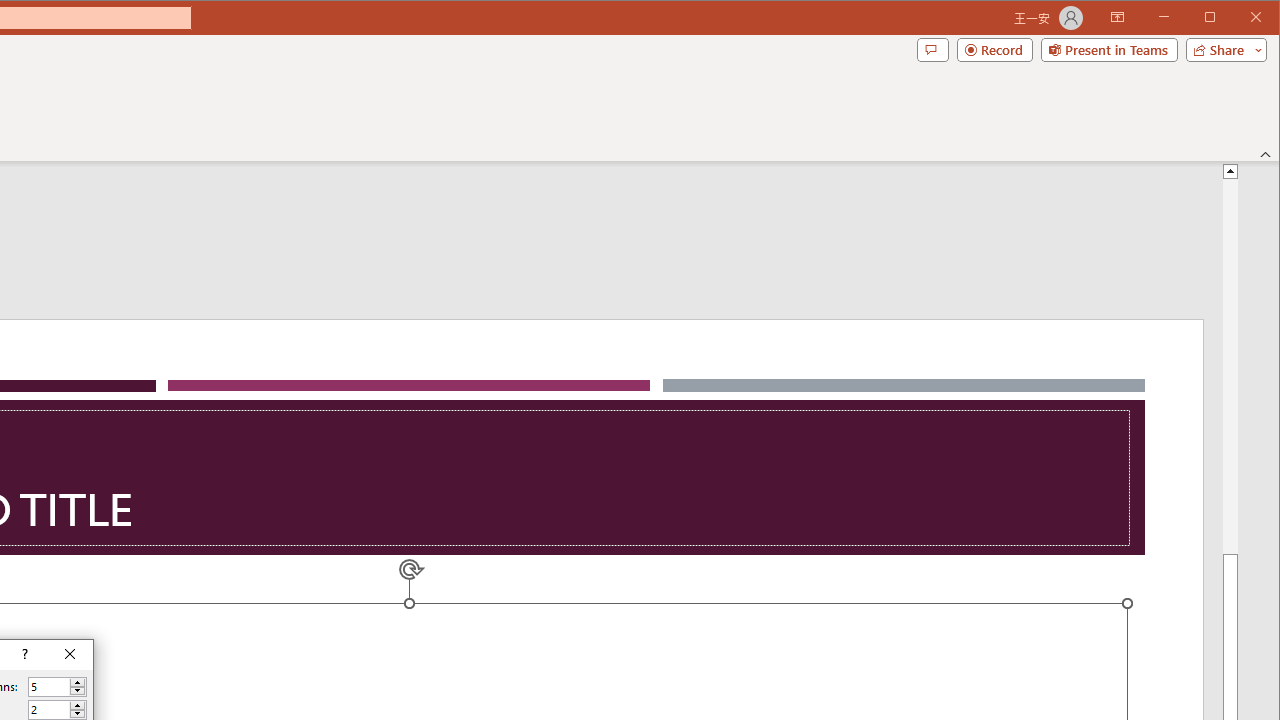 The width and height of the screenshot is (1280, 720). Describe the element at coordinates (77, 713) in the screenshot. I see `'Less'` at that location.